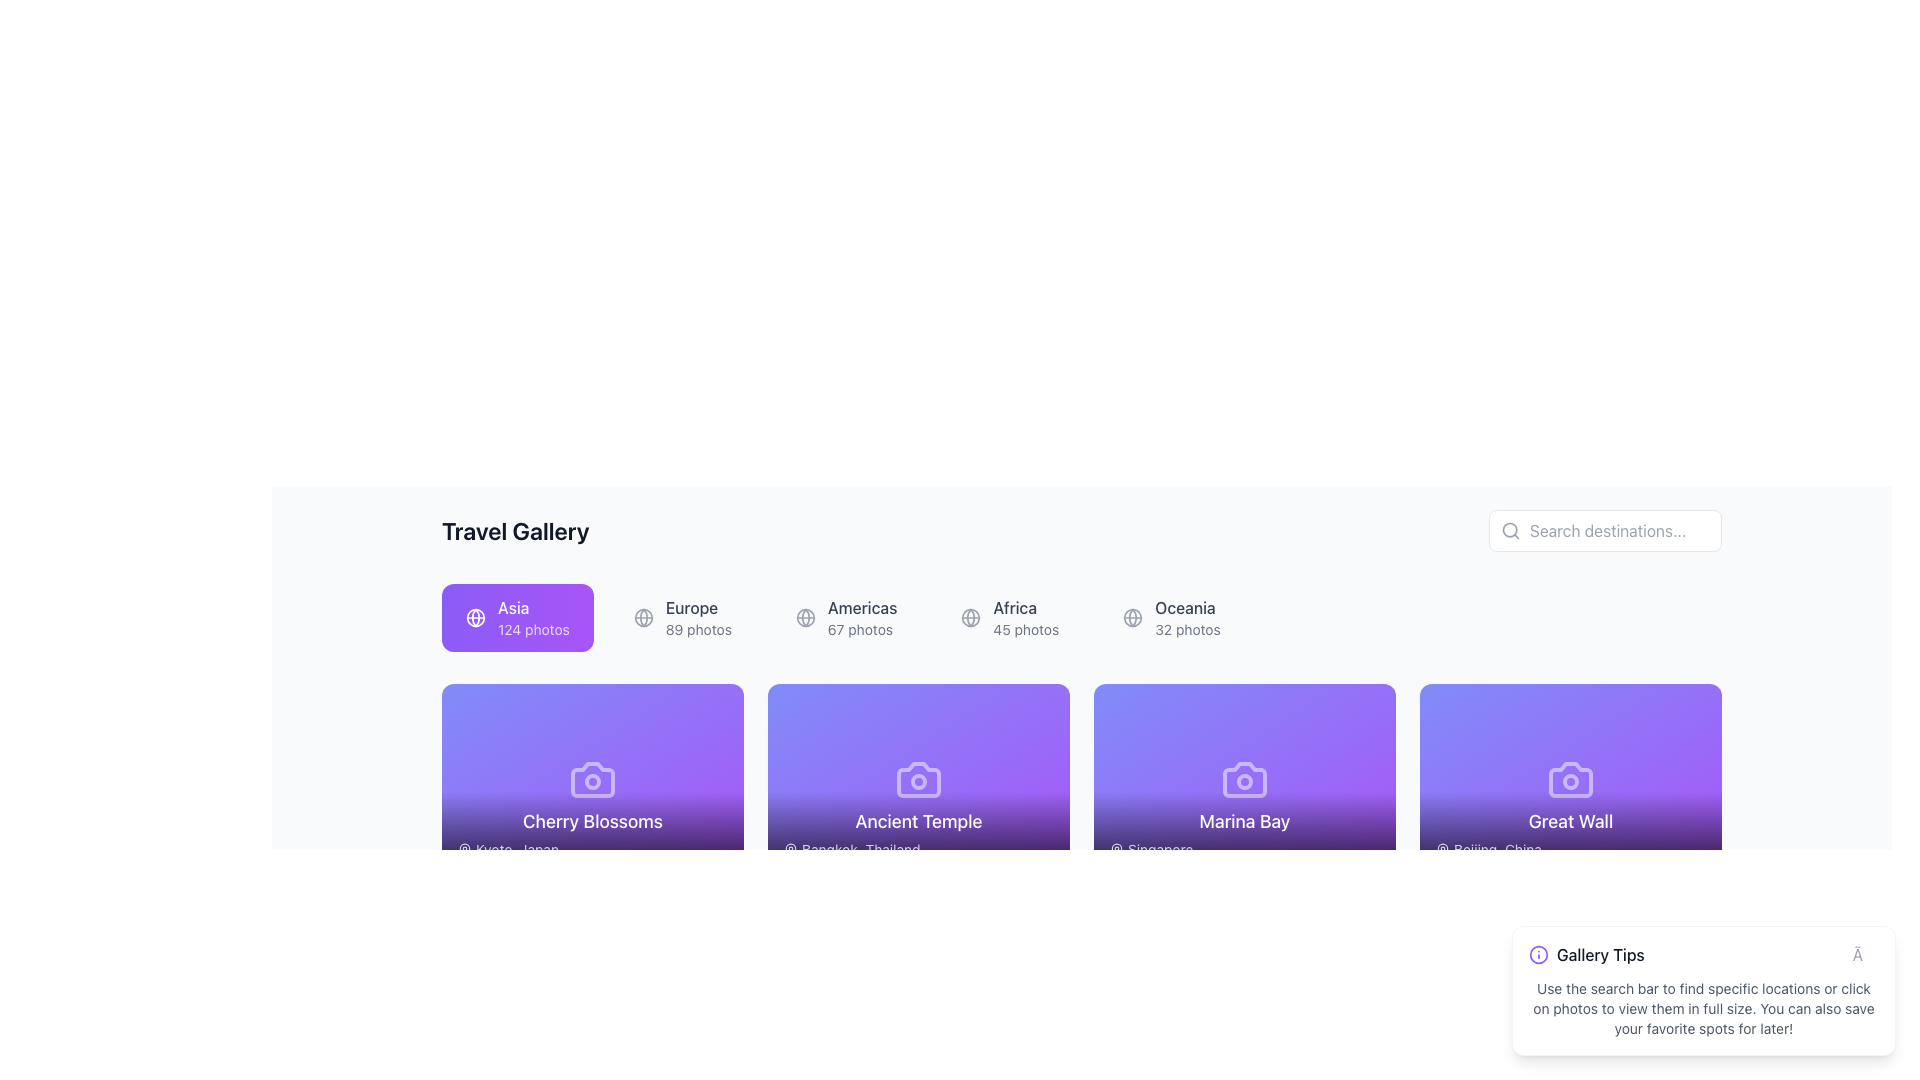  Describe the element at coordinates (698, 616) in the screenshot. I see `the 'Europe' navigation item in the Travel Gallery section` at that location.